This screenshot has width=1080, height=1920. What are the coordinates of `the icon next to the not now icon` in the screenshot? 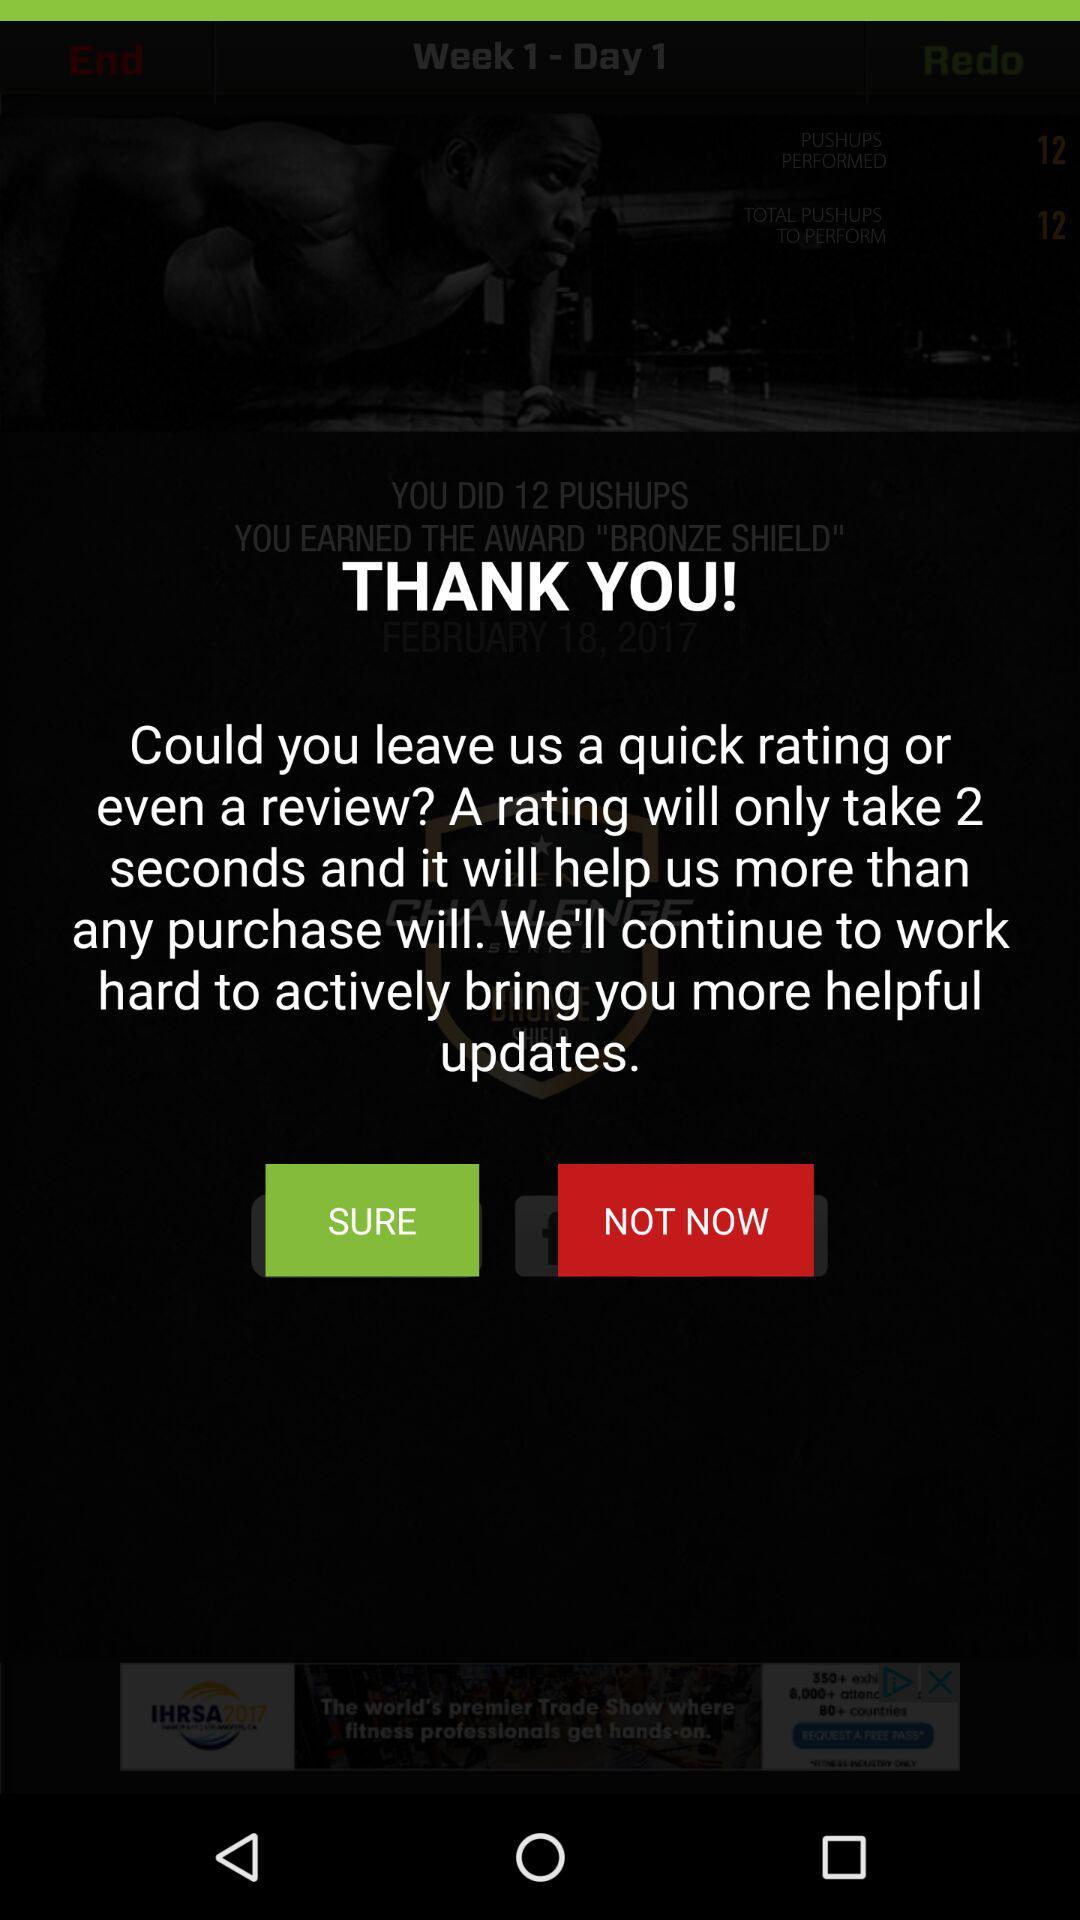 It's located at (372, 1219).